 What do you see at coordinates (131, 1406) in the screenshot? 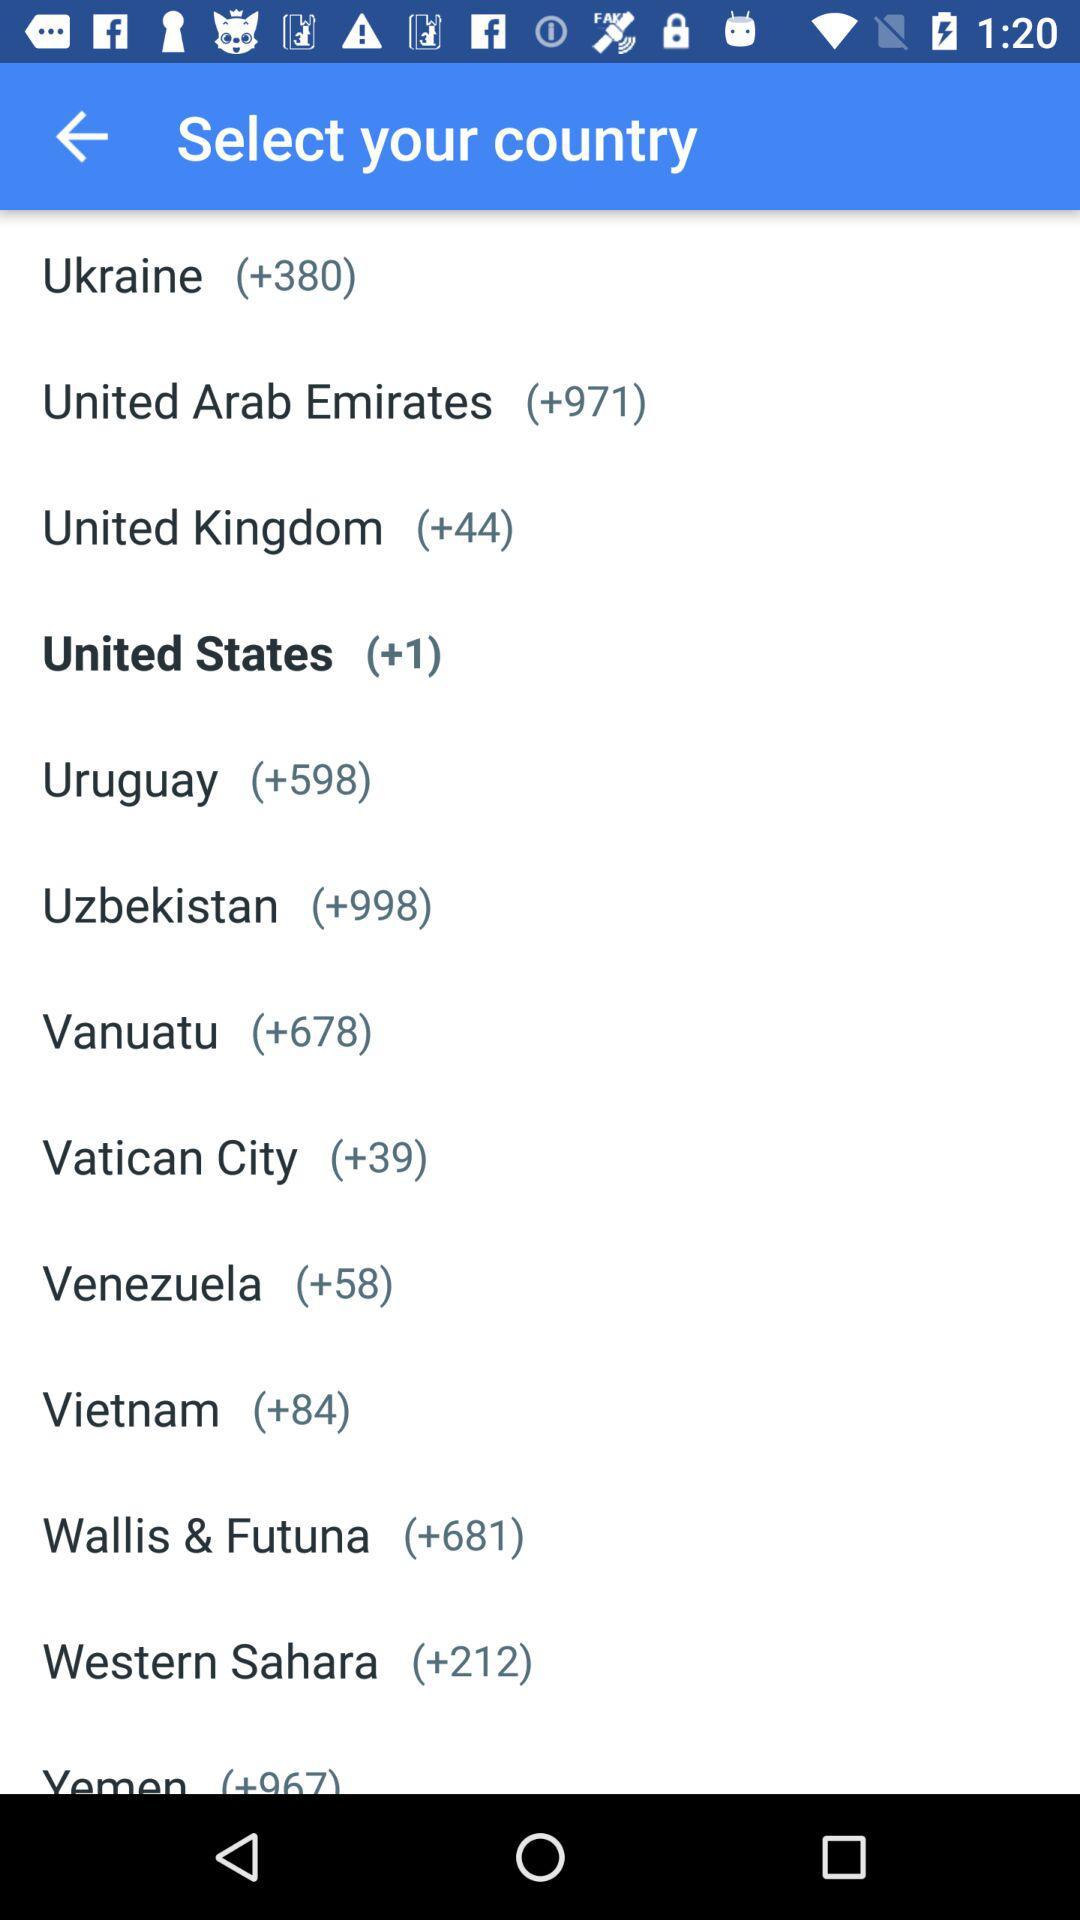
I see `the app to the left of (+84) item` at bounding box center [131, 1406].